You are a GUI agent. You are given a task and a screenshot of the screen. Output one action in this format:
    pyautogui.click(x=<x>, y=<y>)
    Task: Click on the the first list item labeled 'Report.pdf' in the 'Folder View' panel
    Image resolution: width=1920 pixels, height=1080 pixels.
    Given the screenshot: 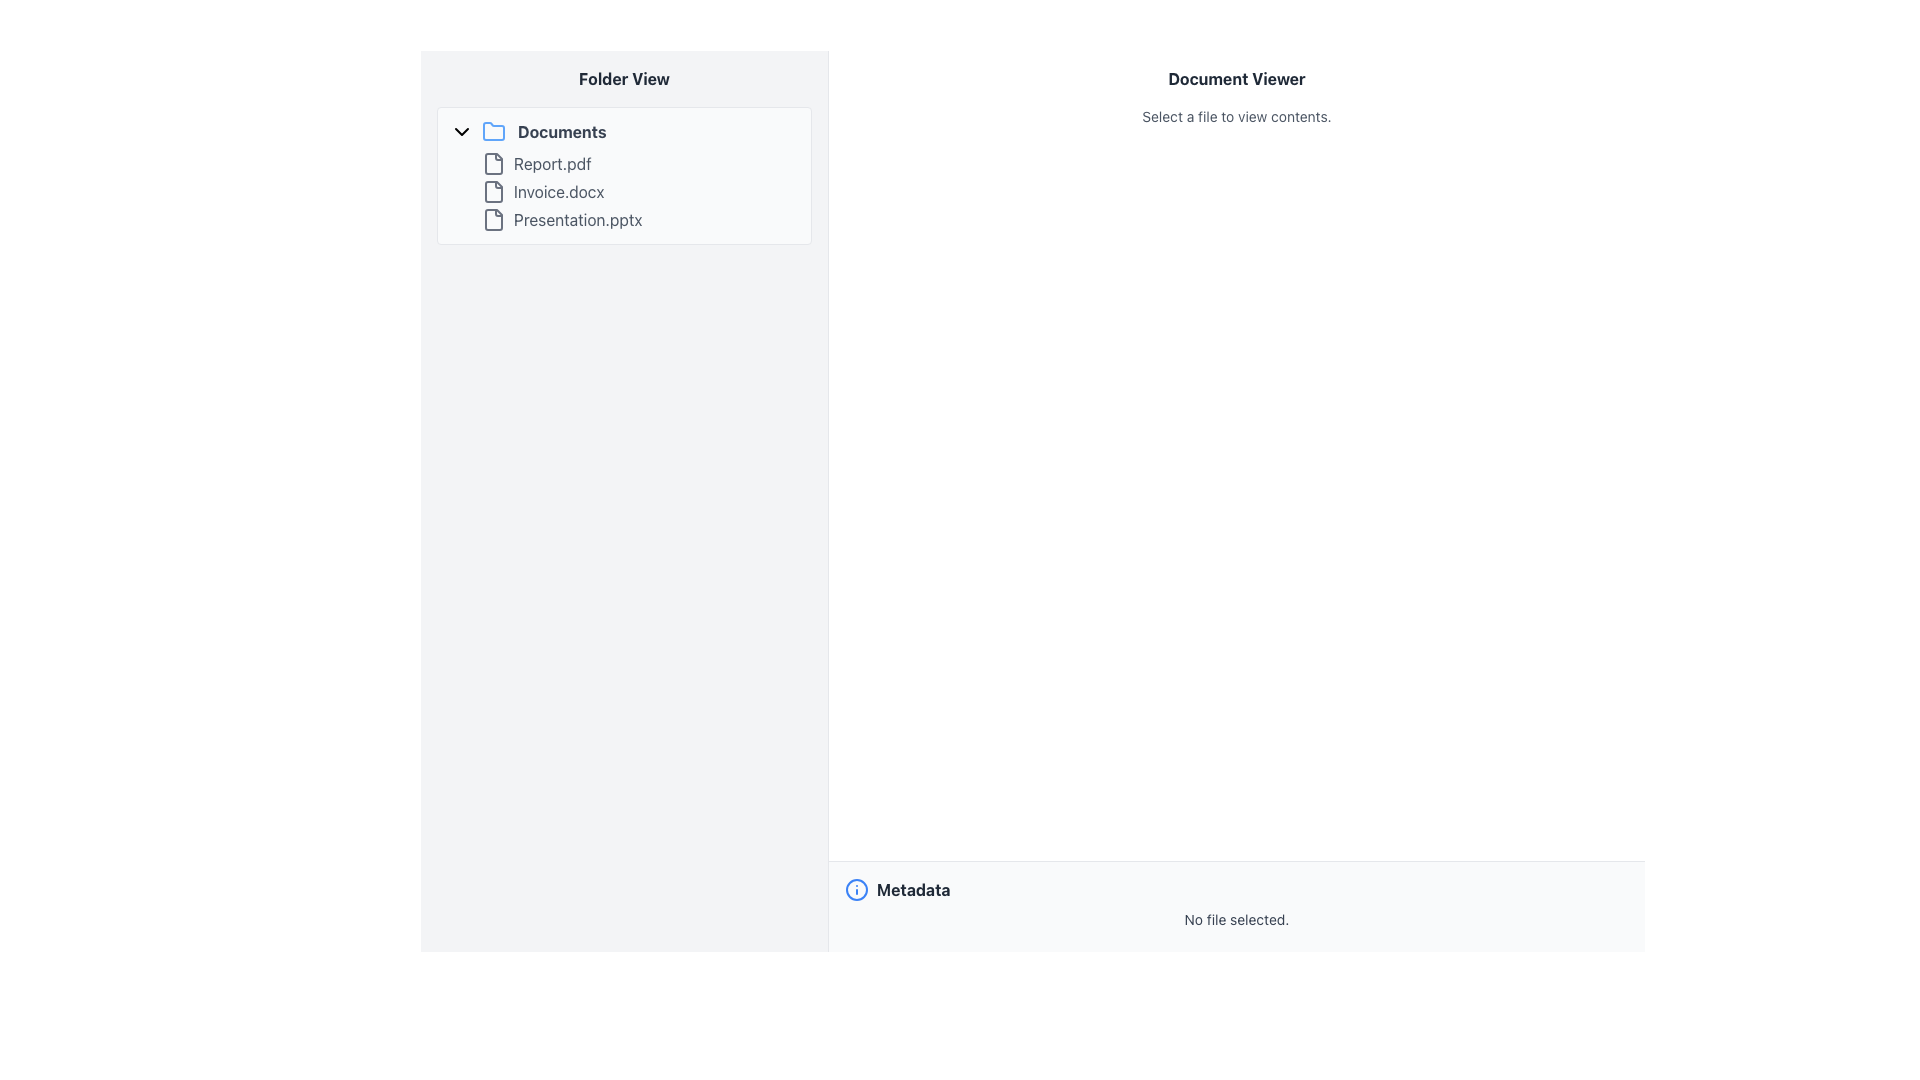 What is the action you would take?
    pyautogui.click(x=640, y=163)
    